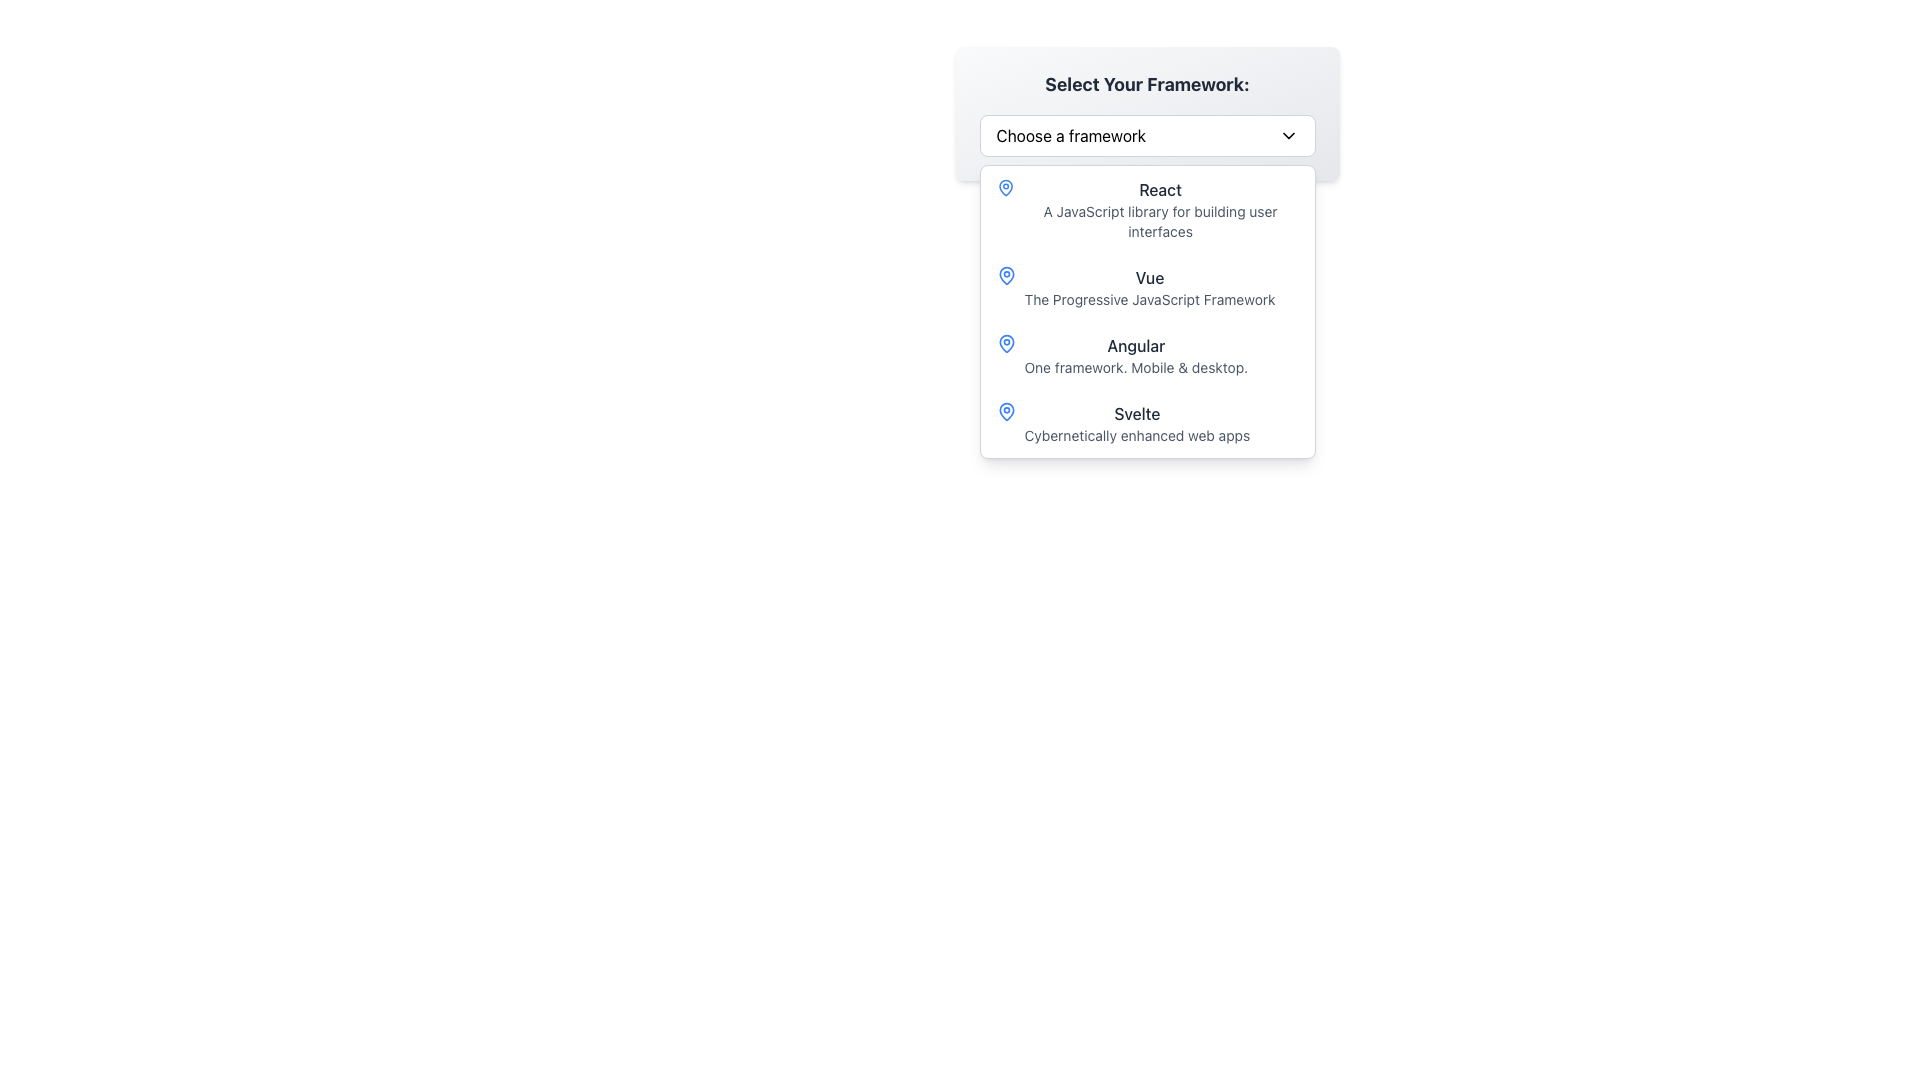 This screenshot has height=1080, width=1920. What do you see at coordinates (1006, 342) in the screenshot?
I see `the main body of the map pin graphic icon, which is filled with a light color and surrounded by a blue stroke, located next to the 'Angular' label in the dropdown menu` at bounding box center [1006, 342].